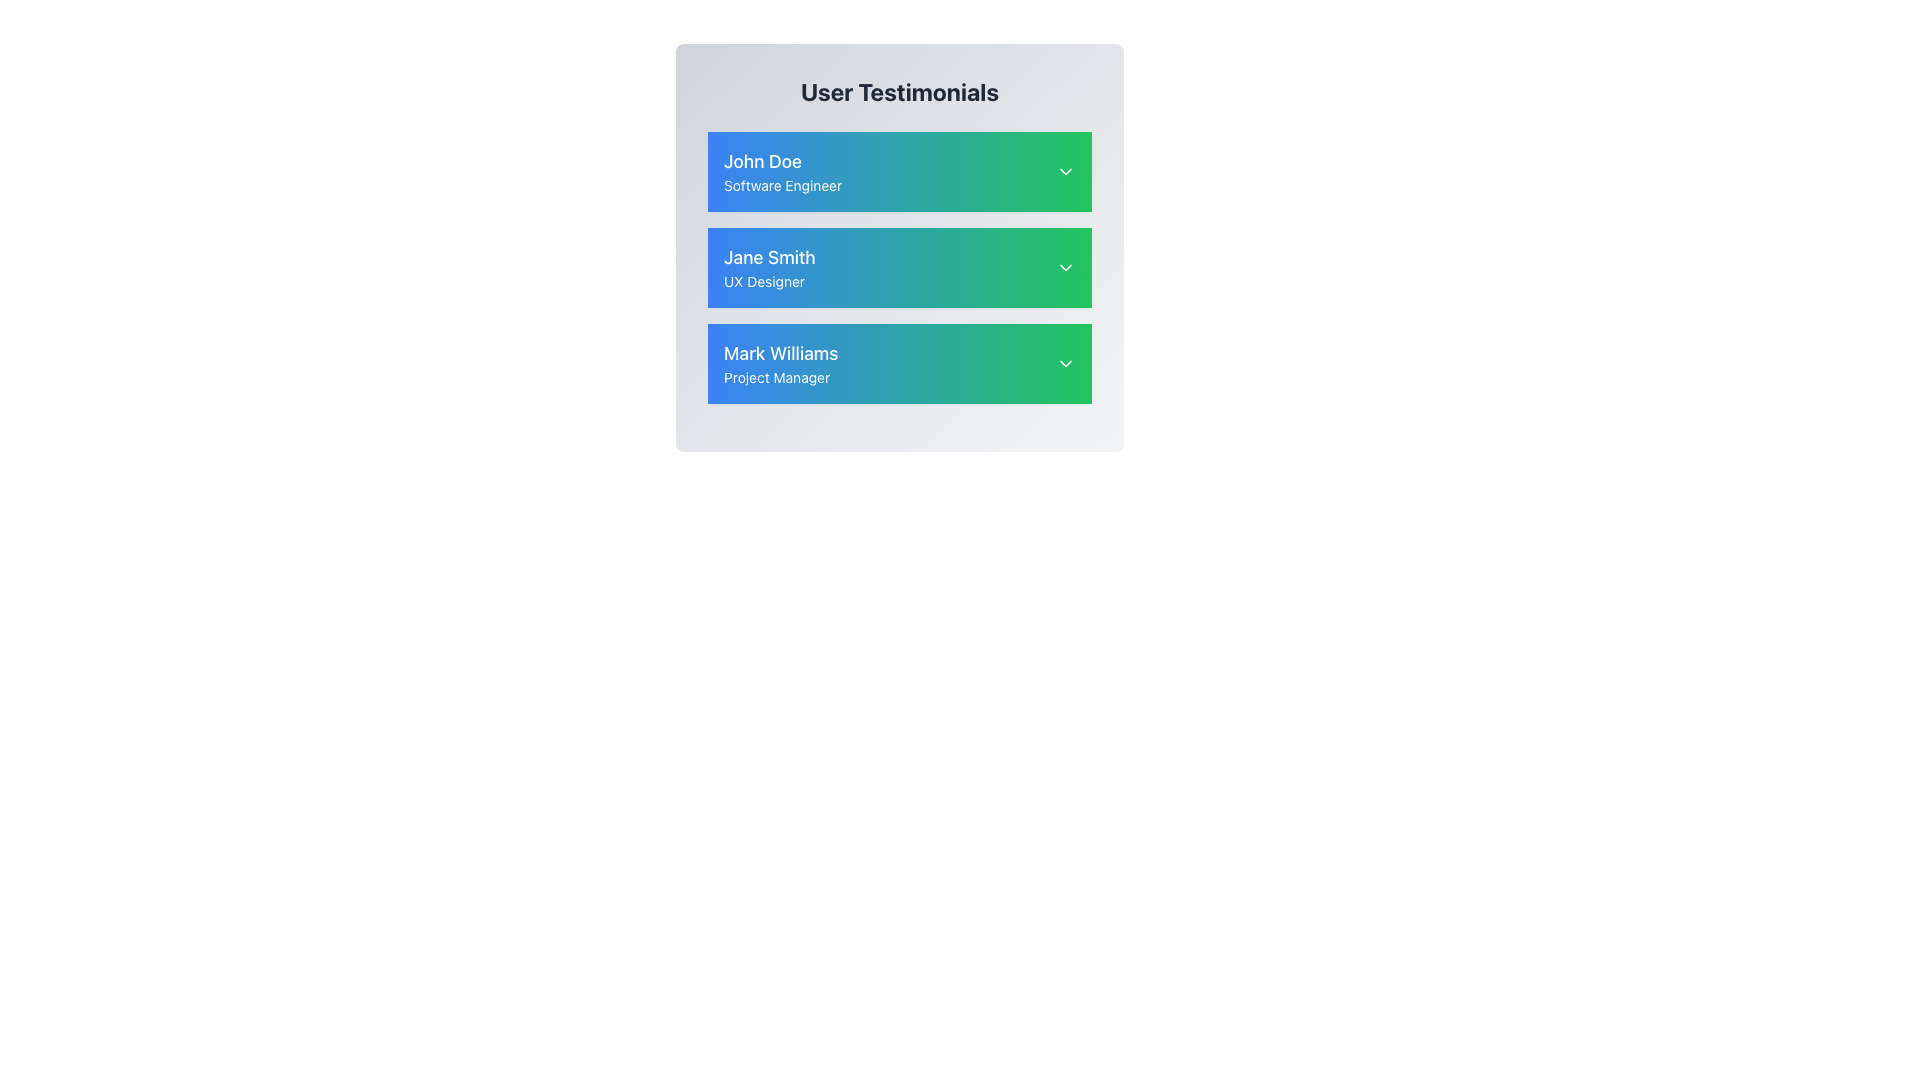 This screenshot has width=1920, height=1080. Describe the element at coordinates (782, 161) in the screenshot. I see `the text label displaying the name 'John Doe', which is the first line of text in a card with a gradient background, to possibly reveal additional information` at that location.